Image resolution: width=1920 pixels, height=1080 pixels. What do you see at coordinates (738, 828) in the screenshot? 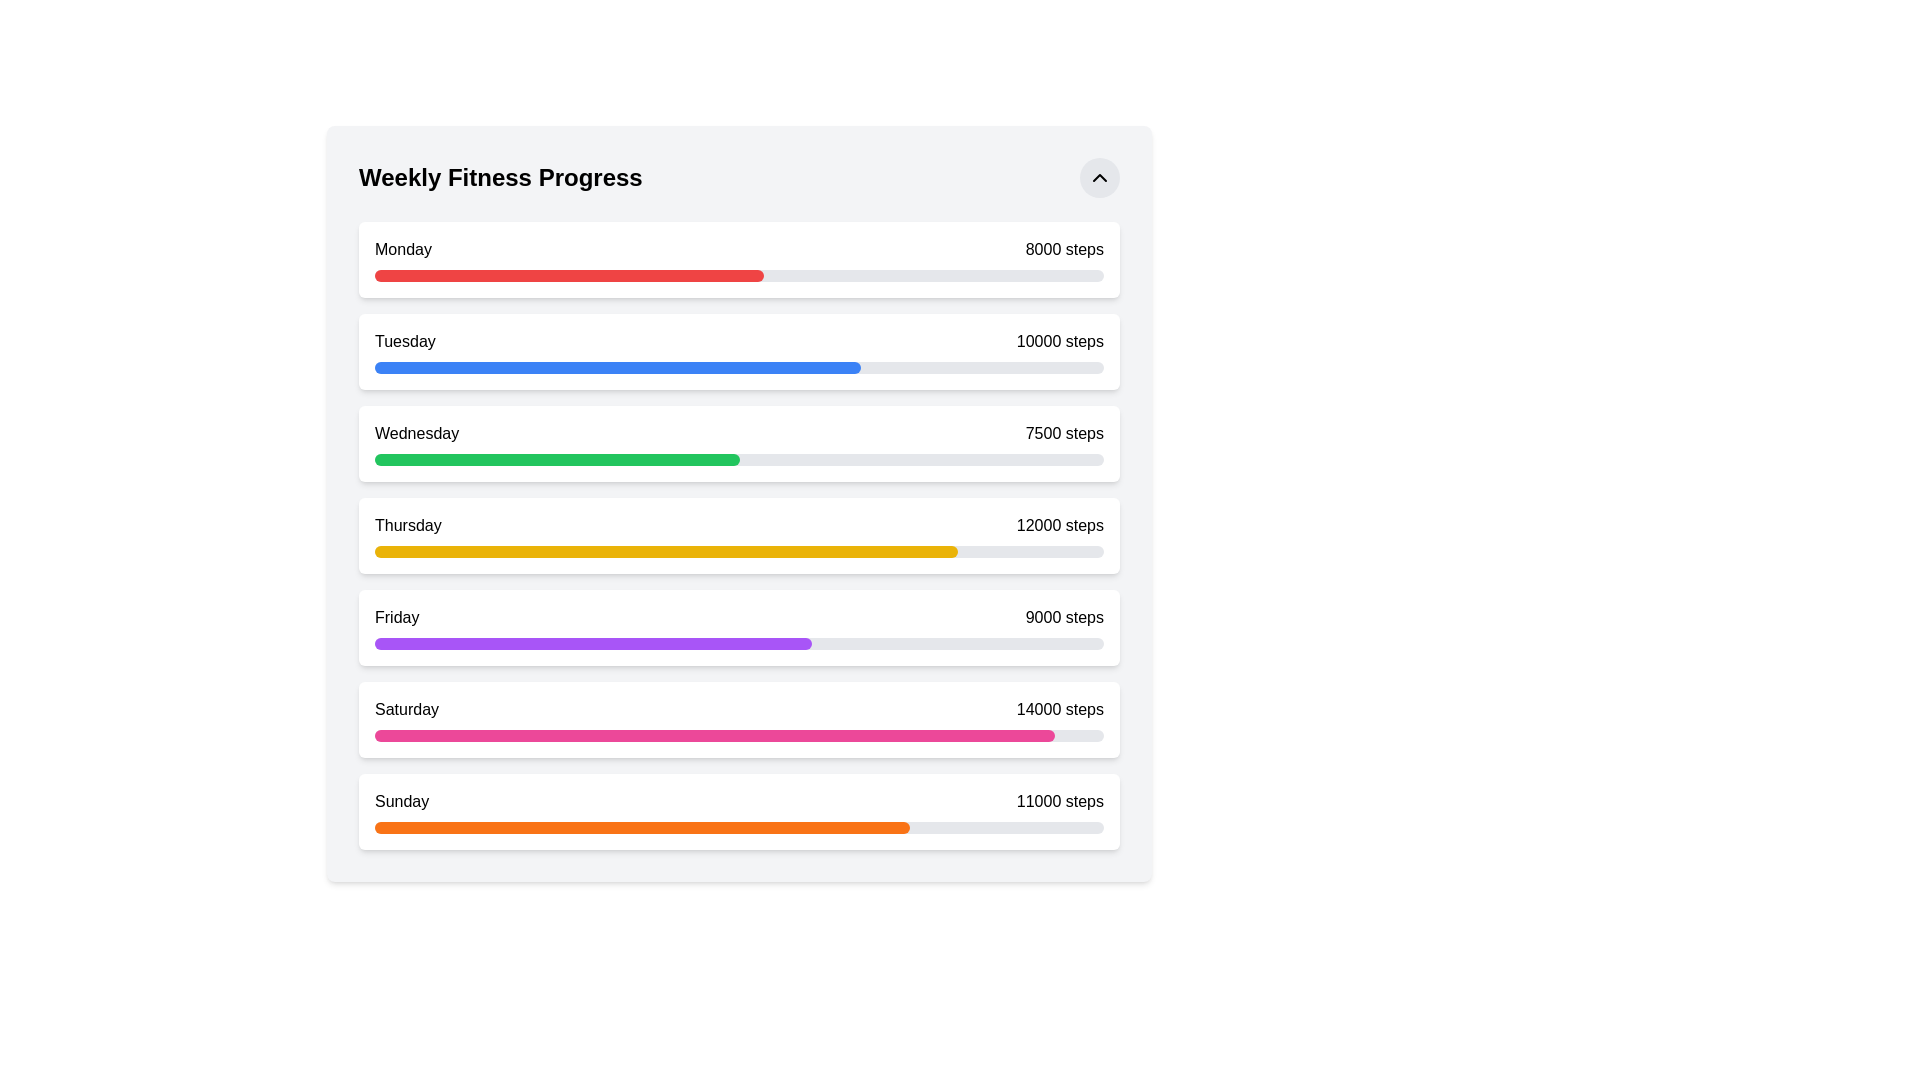
I see `the progress bar representing the user's step count for Sunday, located below the pink bar labeled 'Saturday' and above the white space at the bottom of the list` at bounding box center [738, 828].